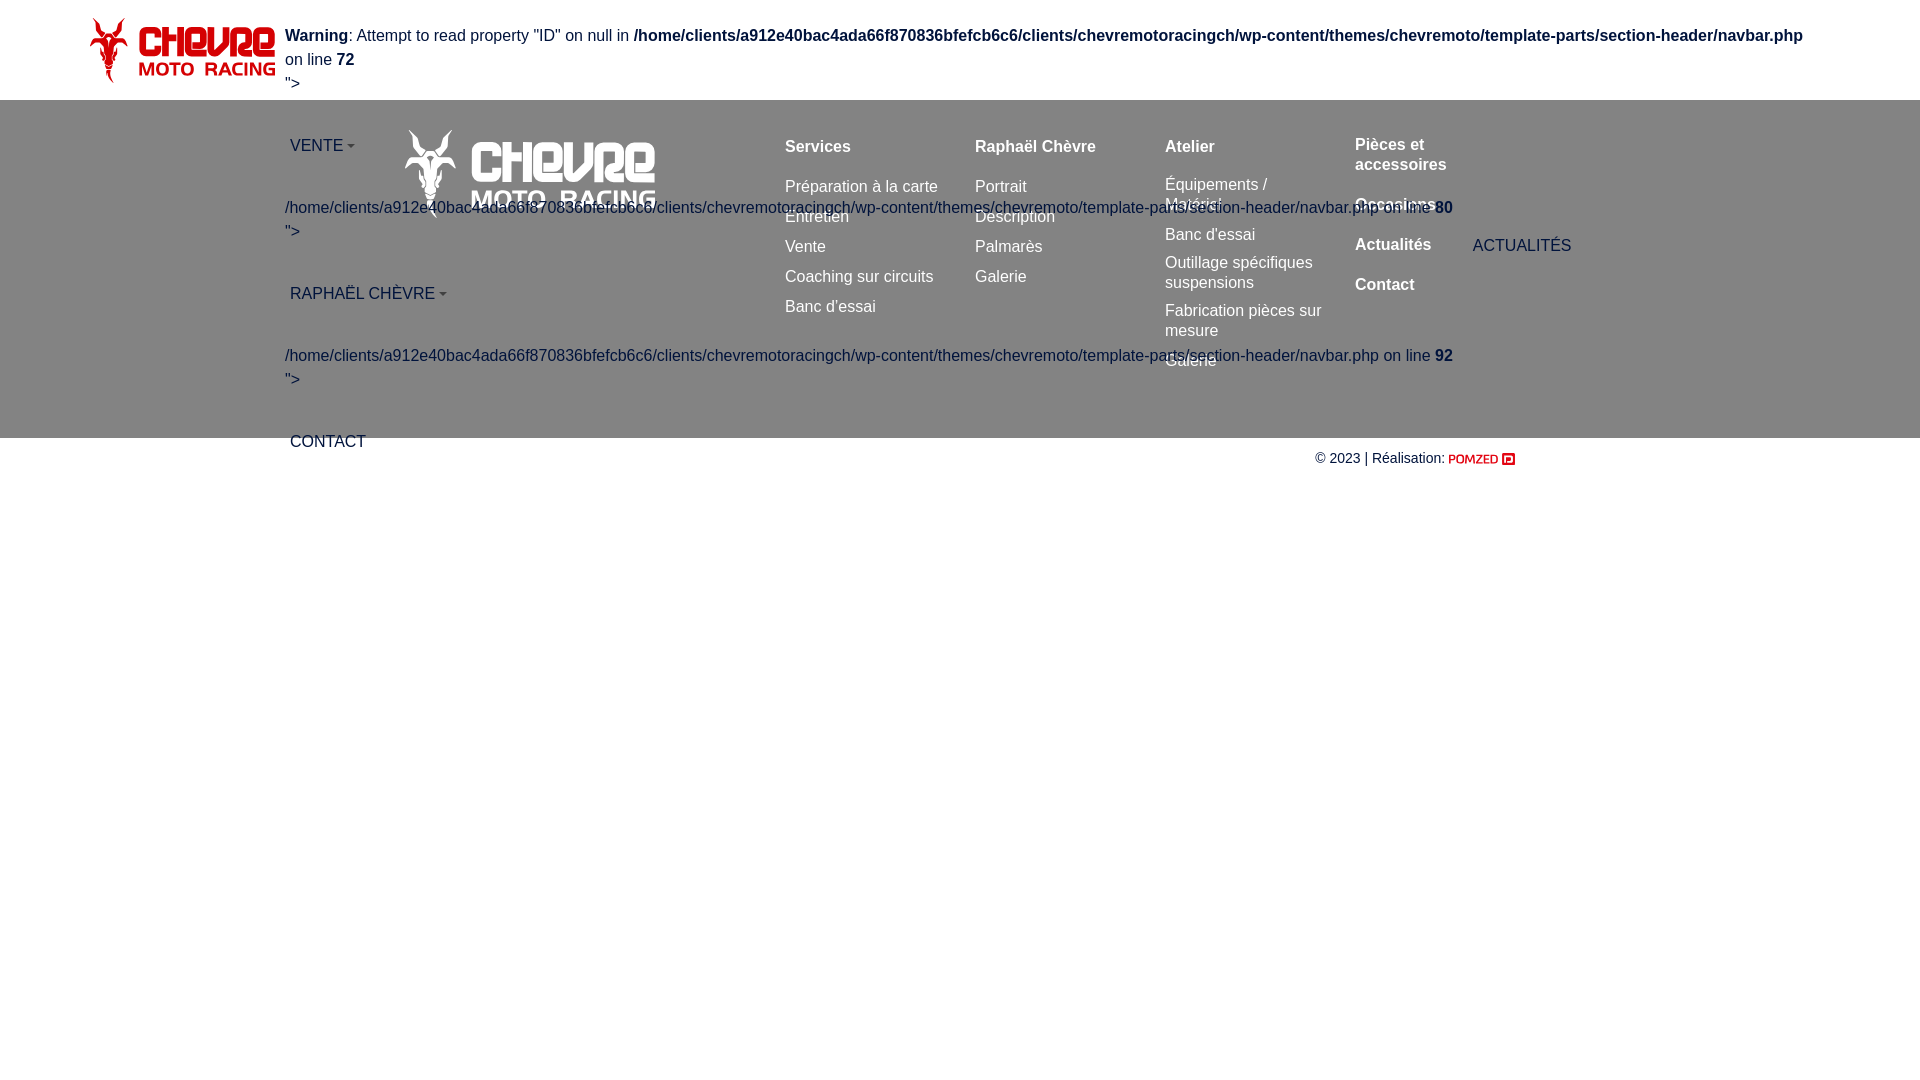 The height and width of the screenshot is (1080, 1920). Describe the element at coordinates (974, 186) in the screenshot. I see `'Portrait'` at that location.